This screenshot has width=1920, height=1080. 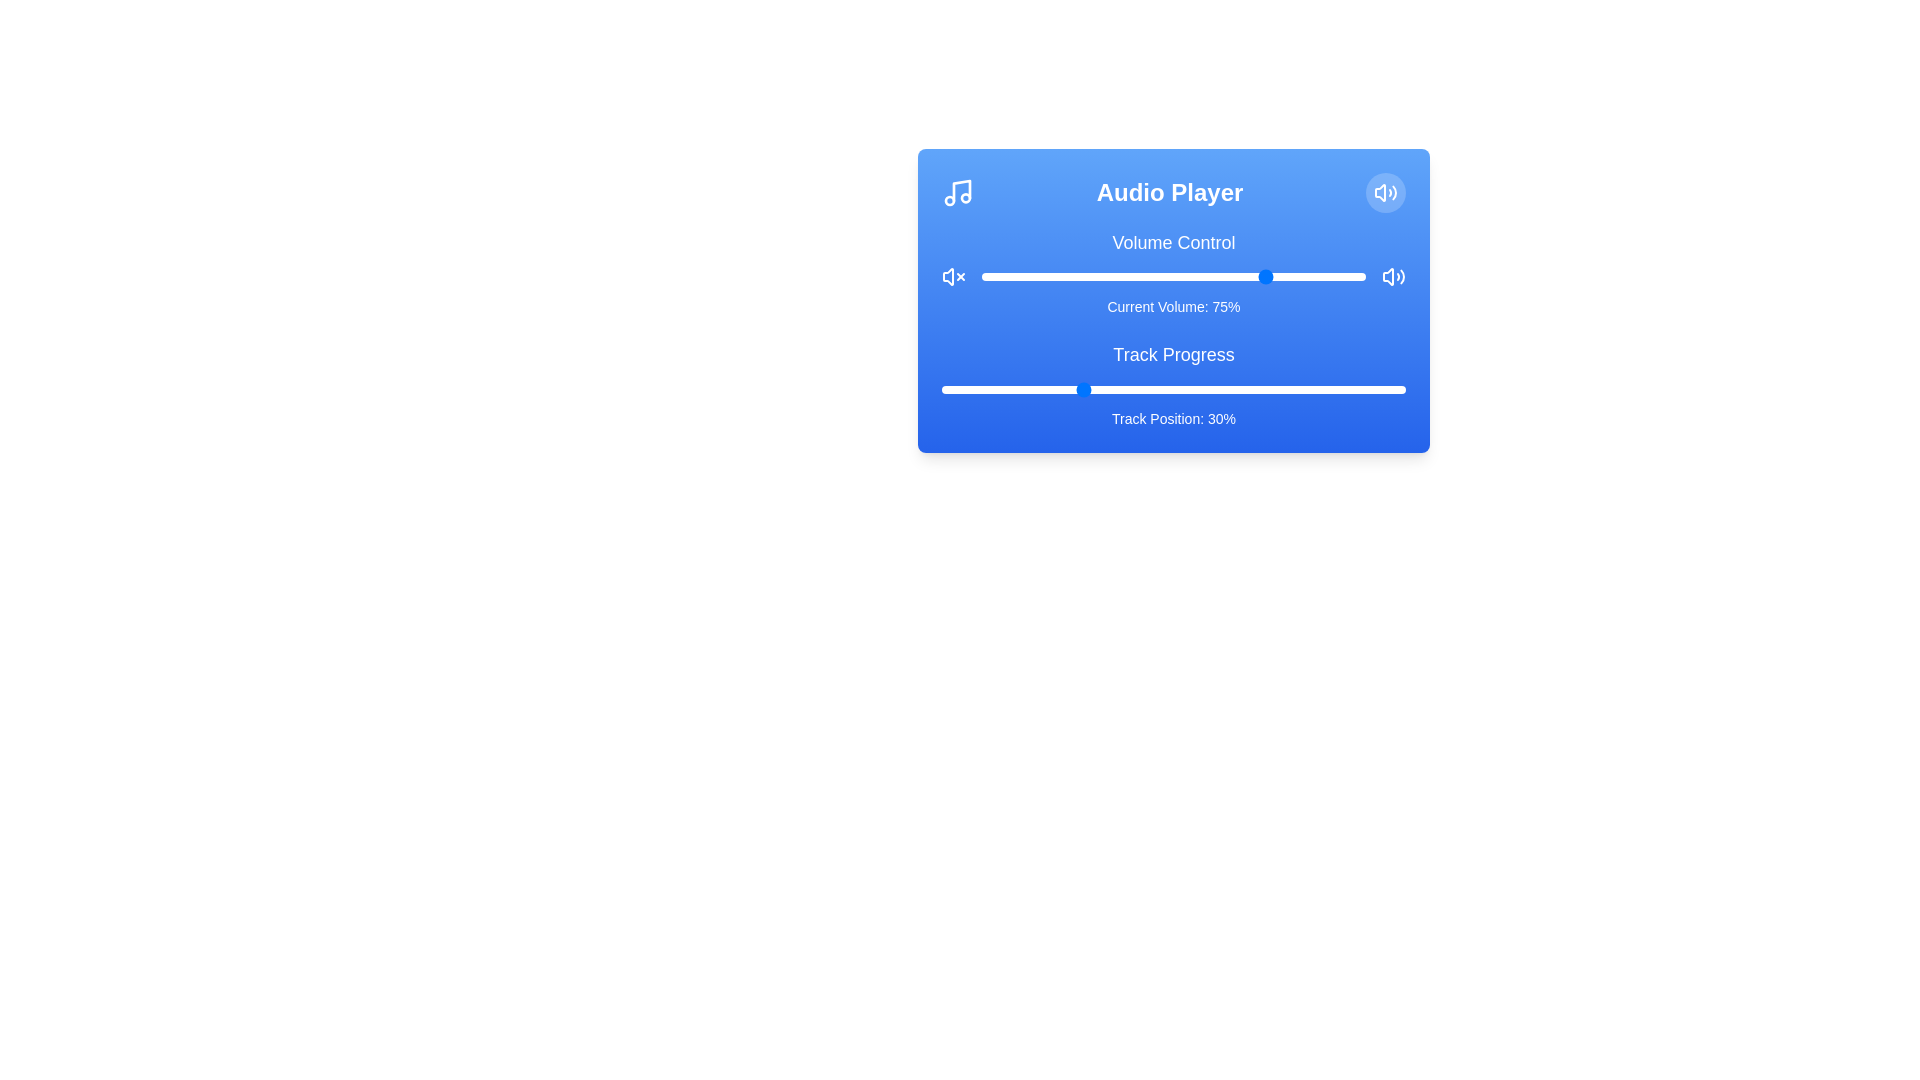 I want to click on volume, so click(x=1120, y=273).